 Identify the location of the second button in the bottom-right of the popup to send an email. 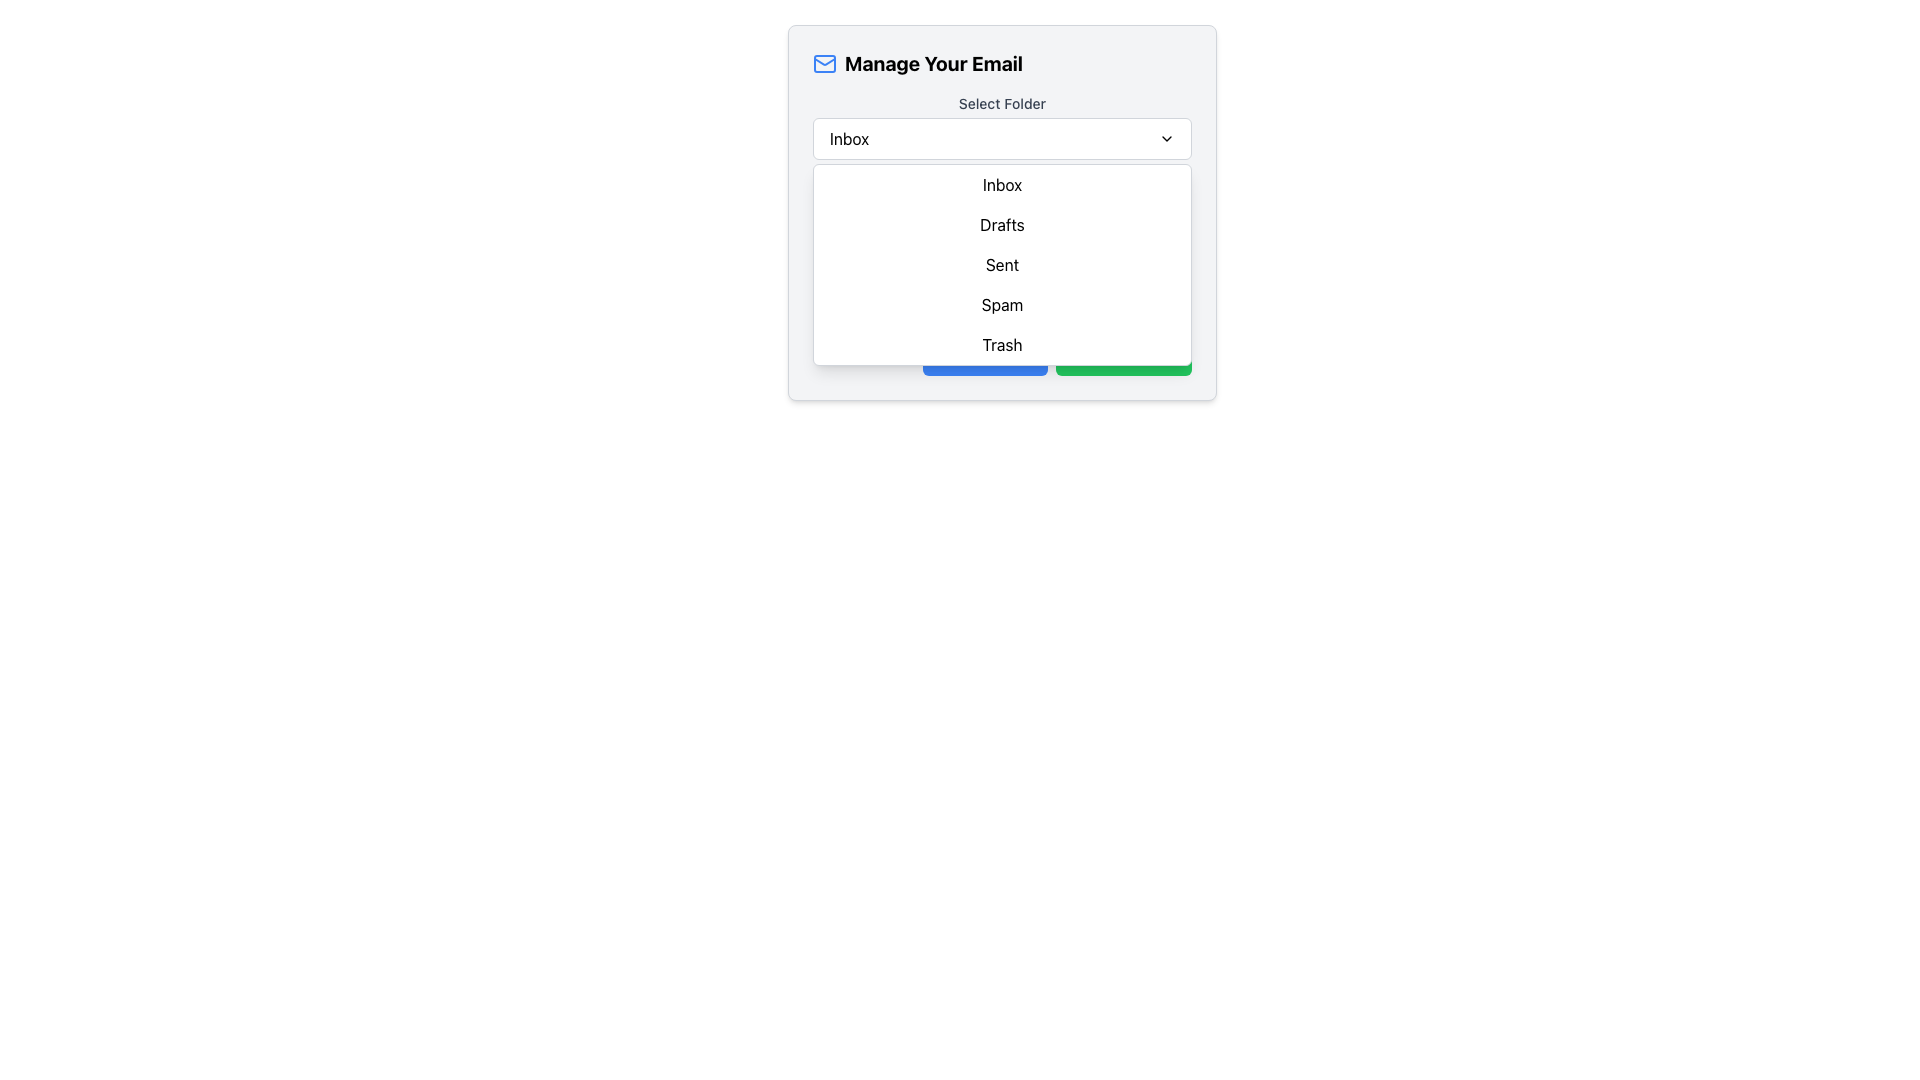
(1123, 354).